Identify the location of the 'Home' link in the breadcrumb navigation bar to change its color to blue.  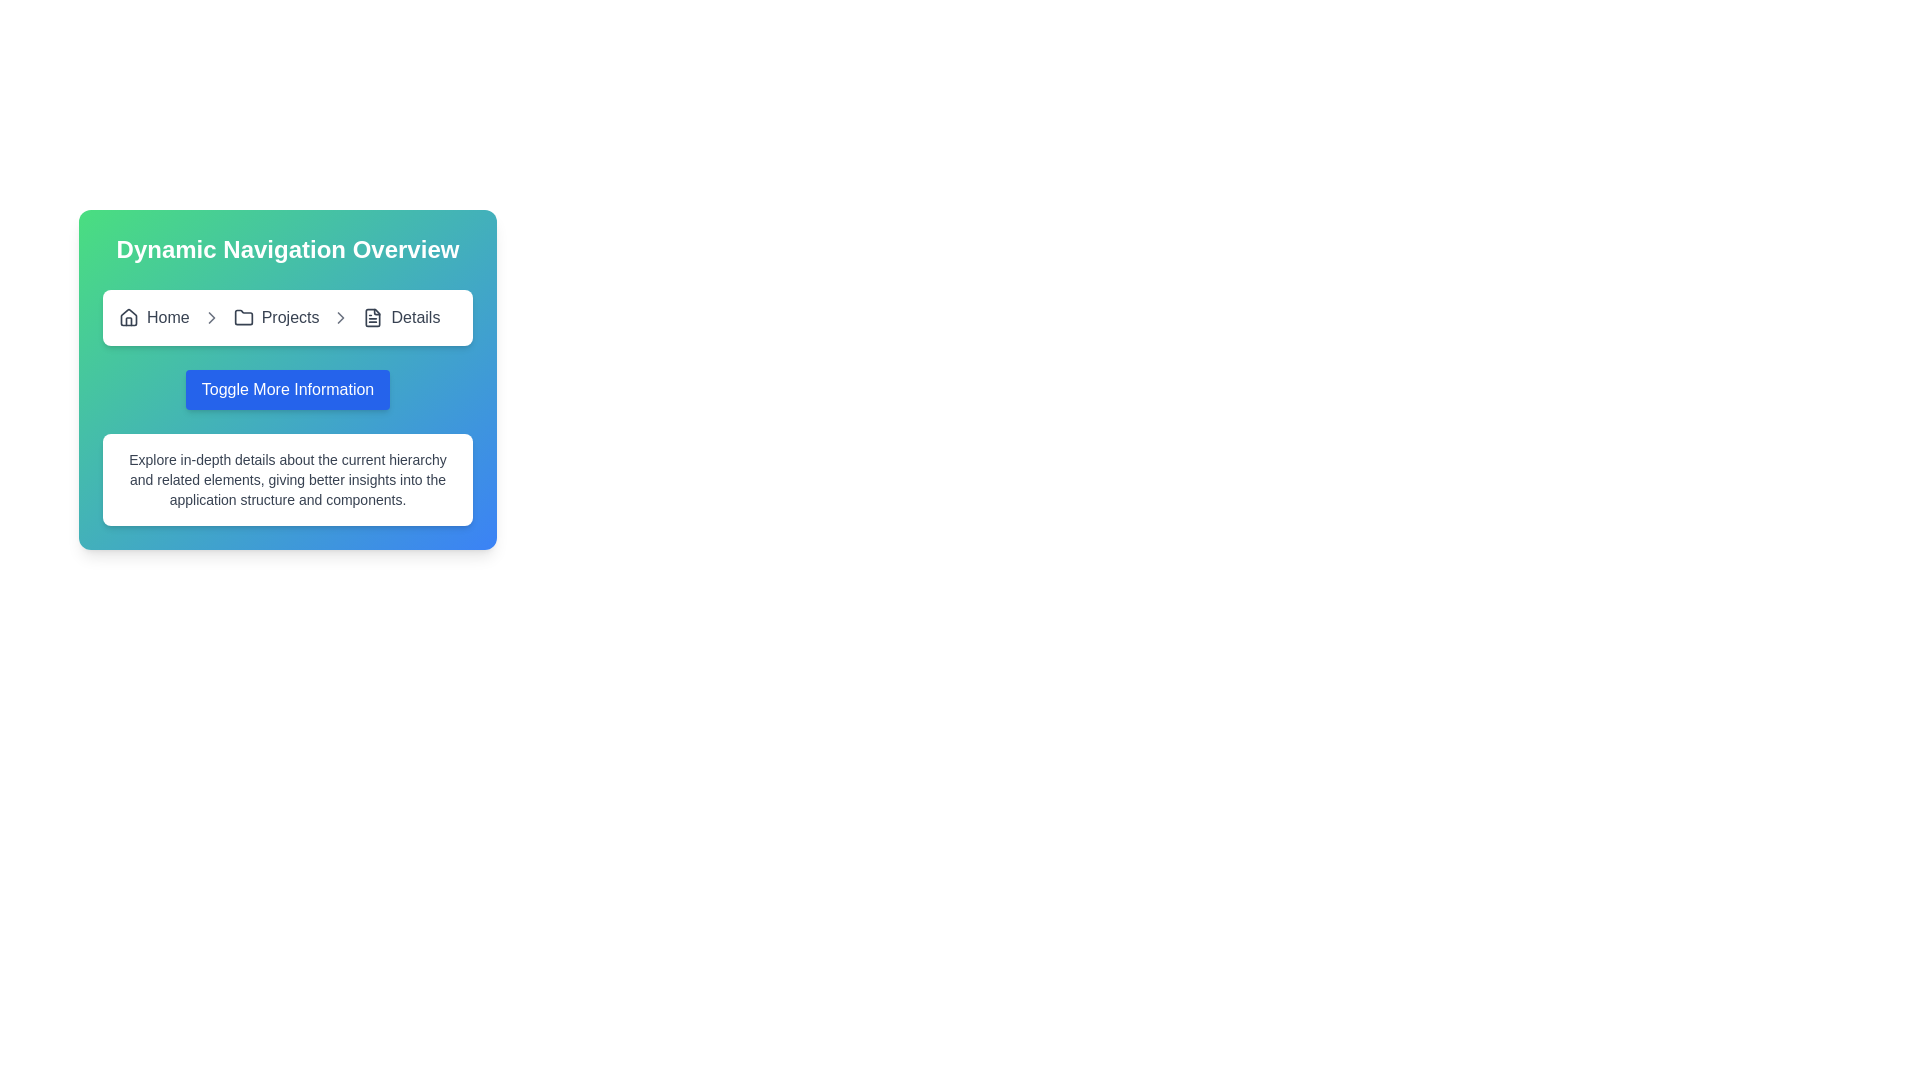
(153, 316).